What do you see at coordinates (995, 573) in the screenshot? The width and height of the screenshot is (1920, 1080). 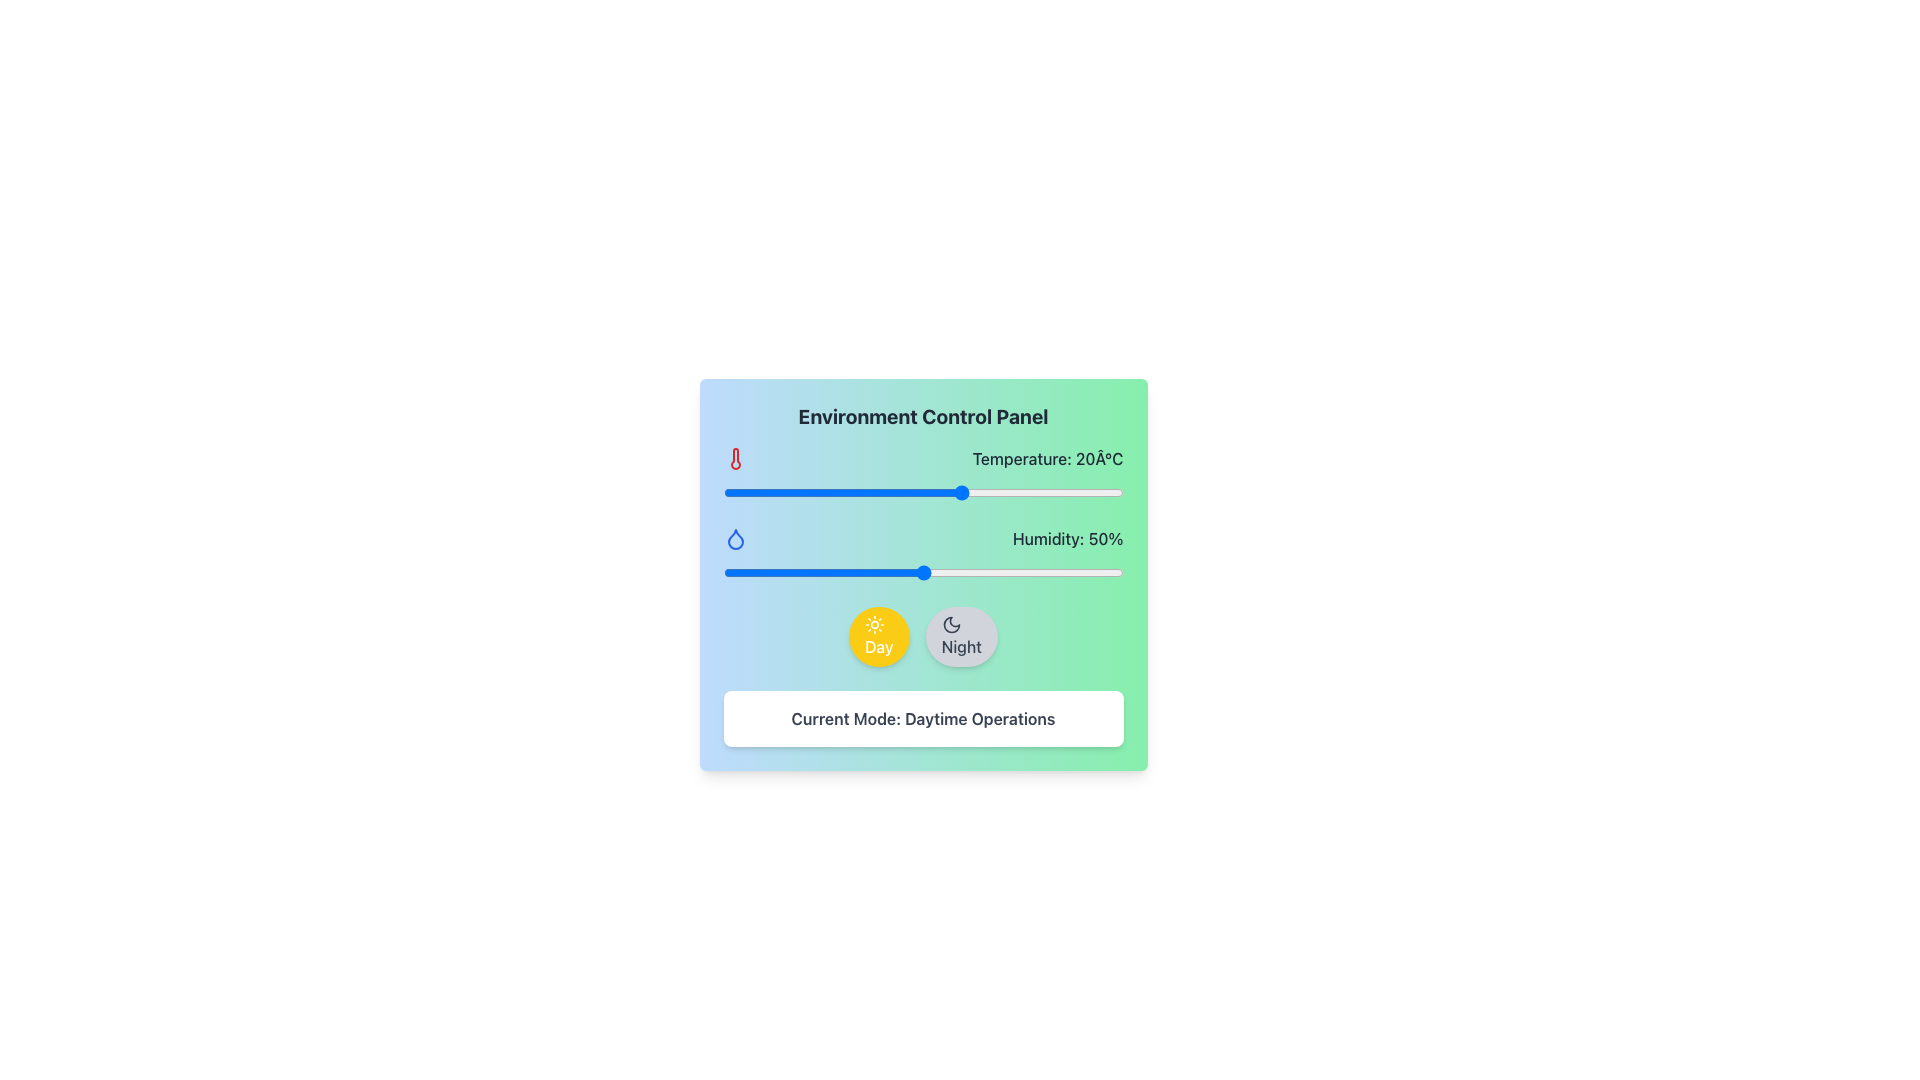 I see `the humidity level` at bounding box center [995, 573].